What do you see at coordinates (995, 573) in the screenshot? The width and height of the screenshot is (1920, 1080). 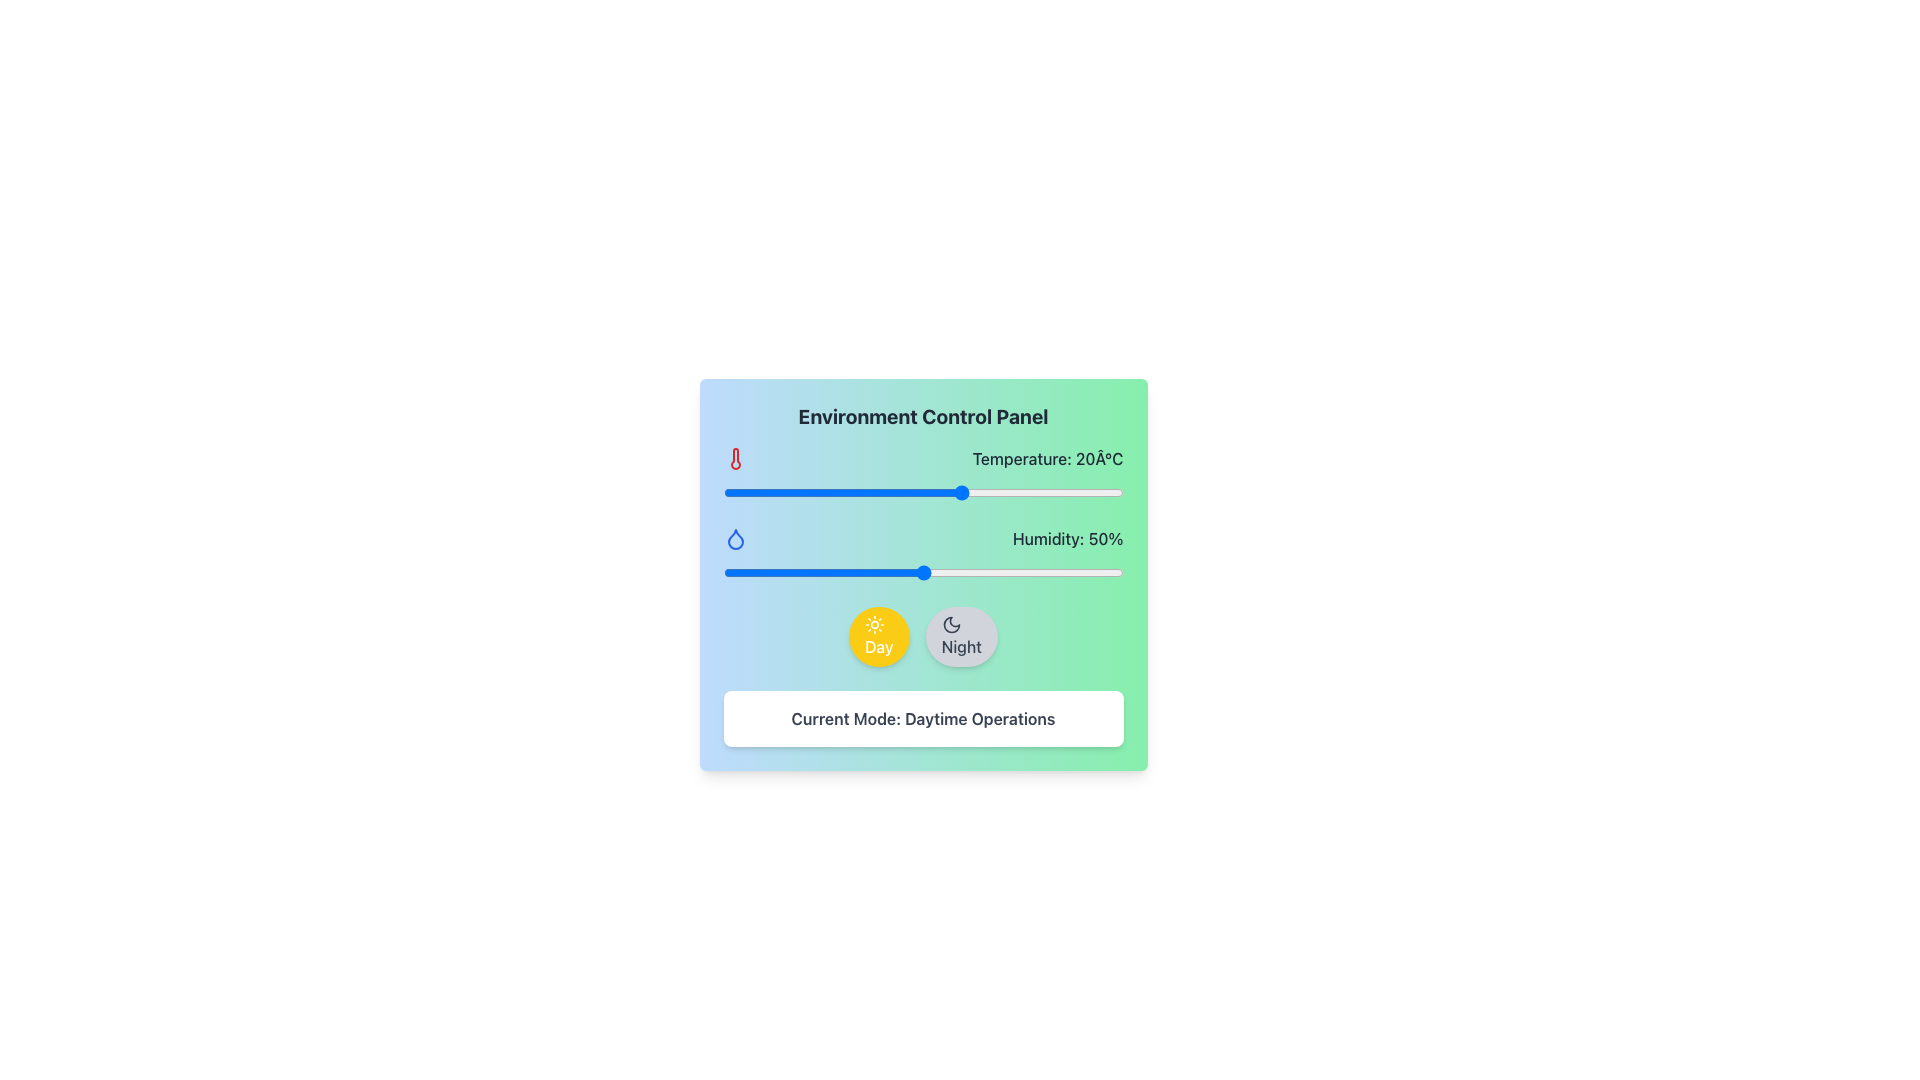 I see `the humidity level` at bounding box center [995, 573].